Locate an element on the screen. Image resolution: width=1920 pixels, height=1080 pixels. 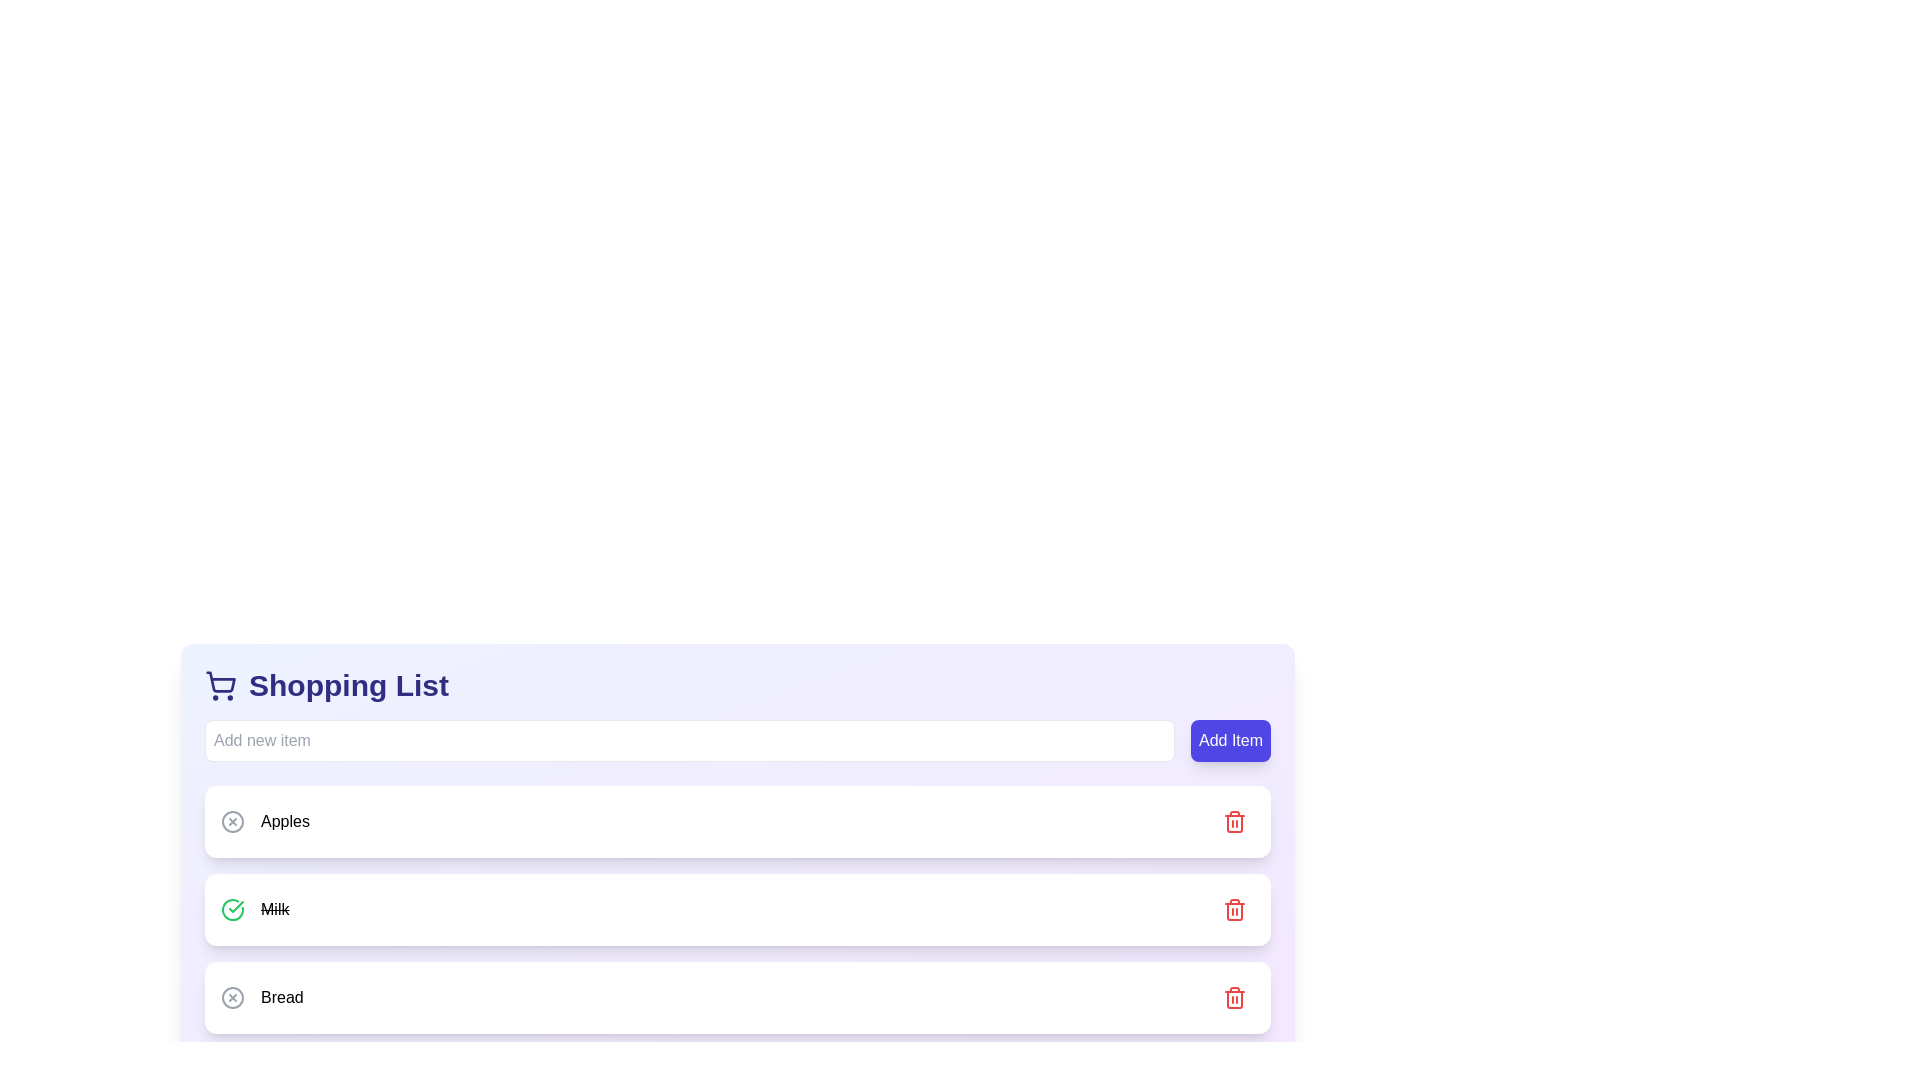
the completion icon located to the far left of the strikethrough text 'Milk' in the shopping list is located at coordinates (233, 910).